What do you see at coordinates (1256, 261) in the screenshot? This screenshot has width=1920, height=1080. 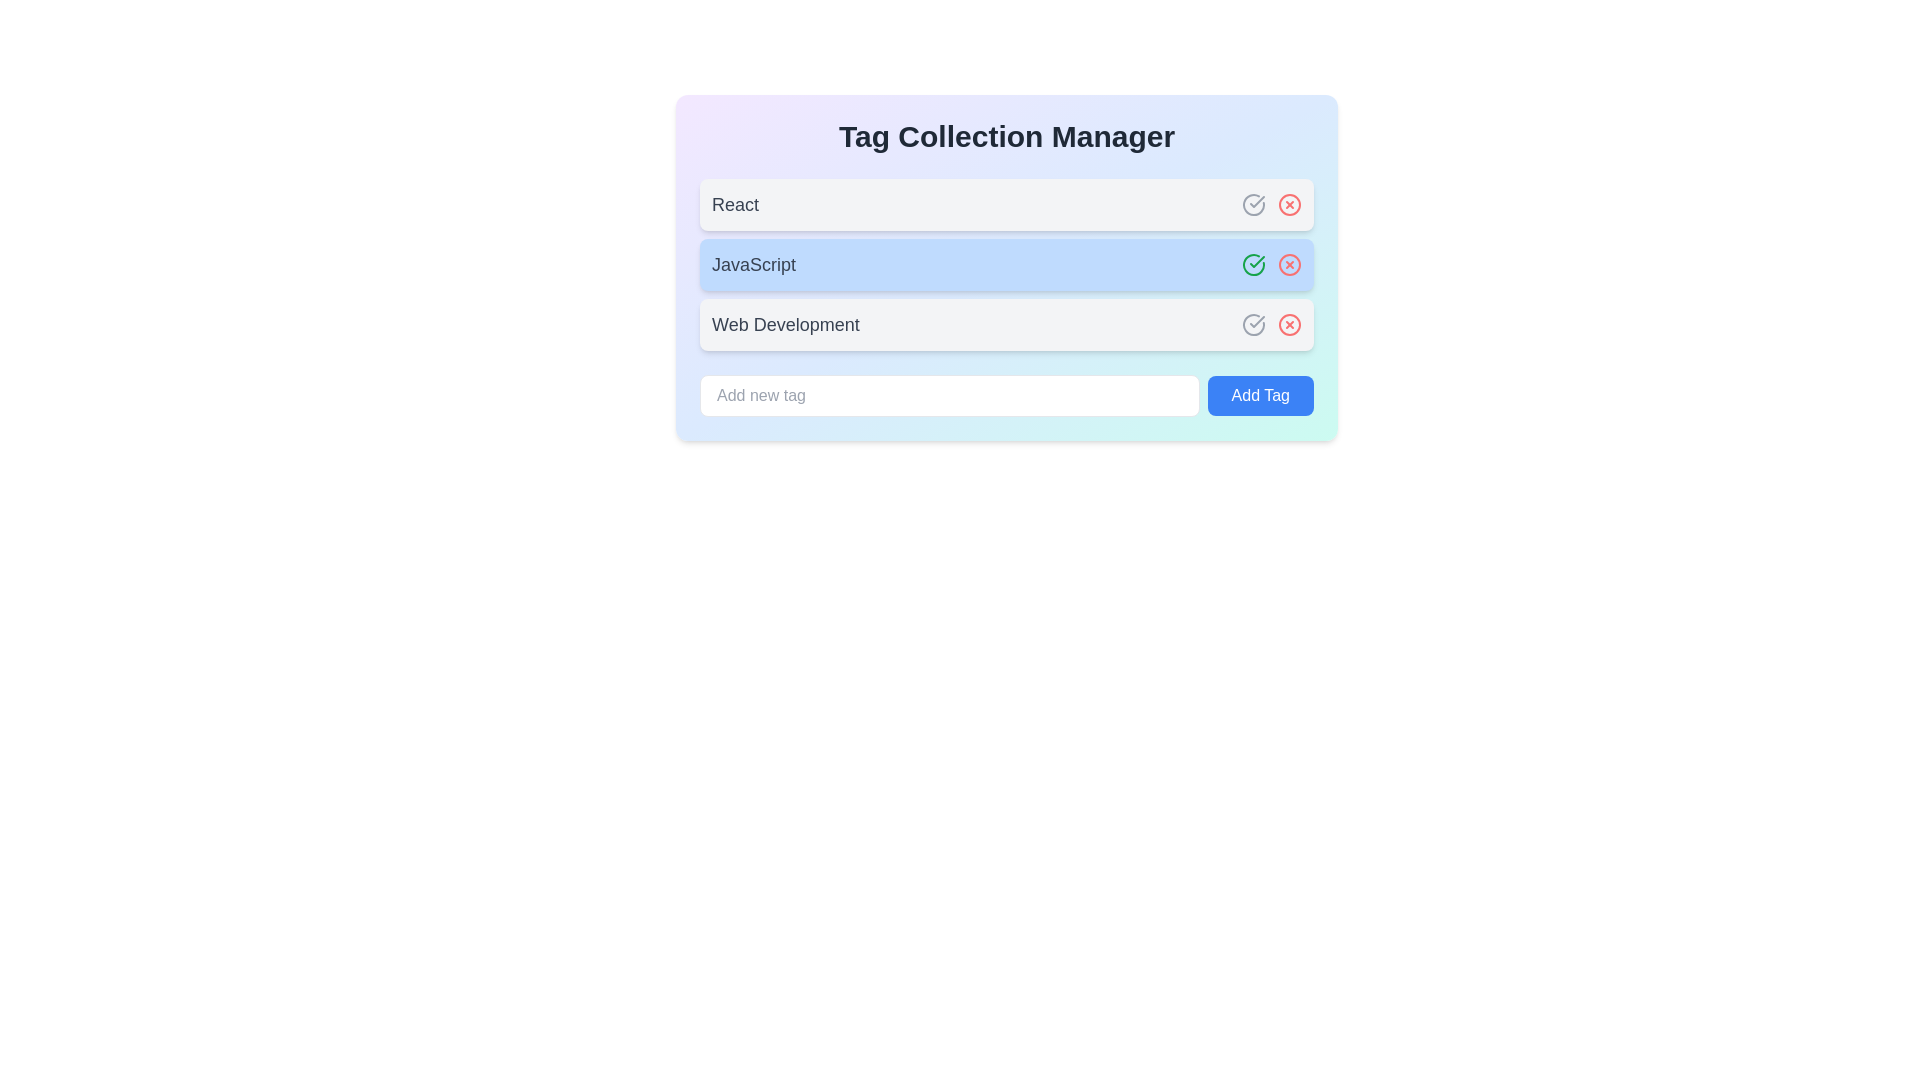 I see `the green checkmark icon located on the blue 'JavaScript' tag, which is positioned before the red delete button in the tag management component` at bounding box center [1256, 261].